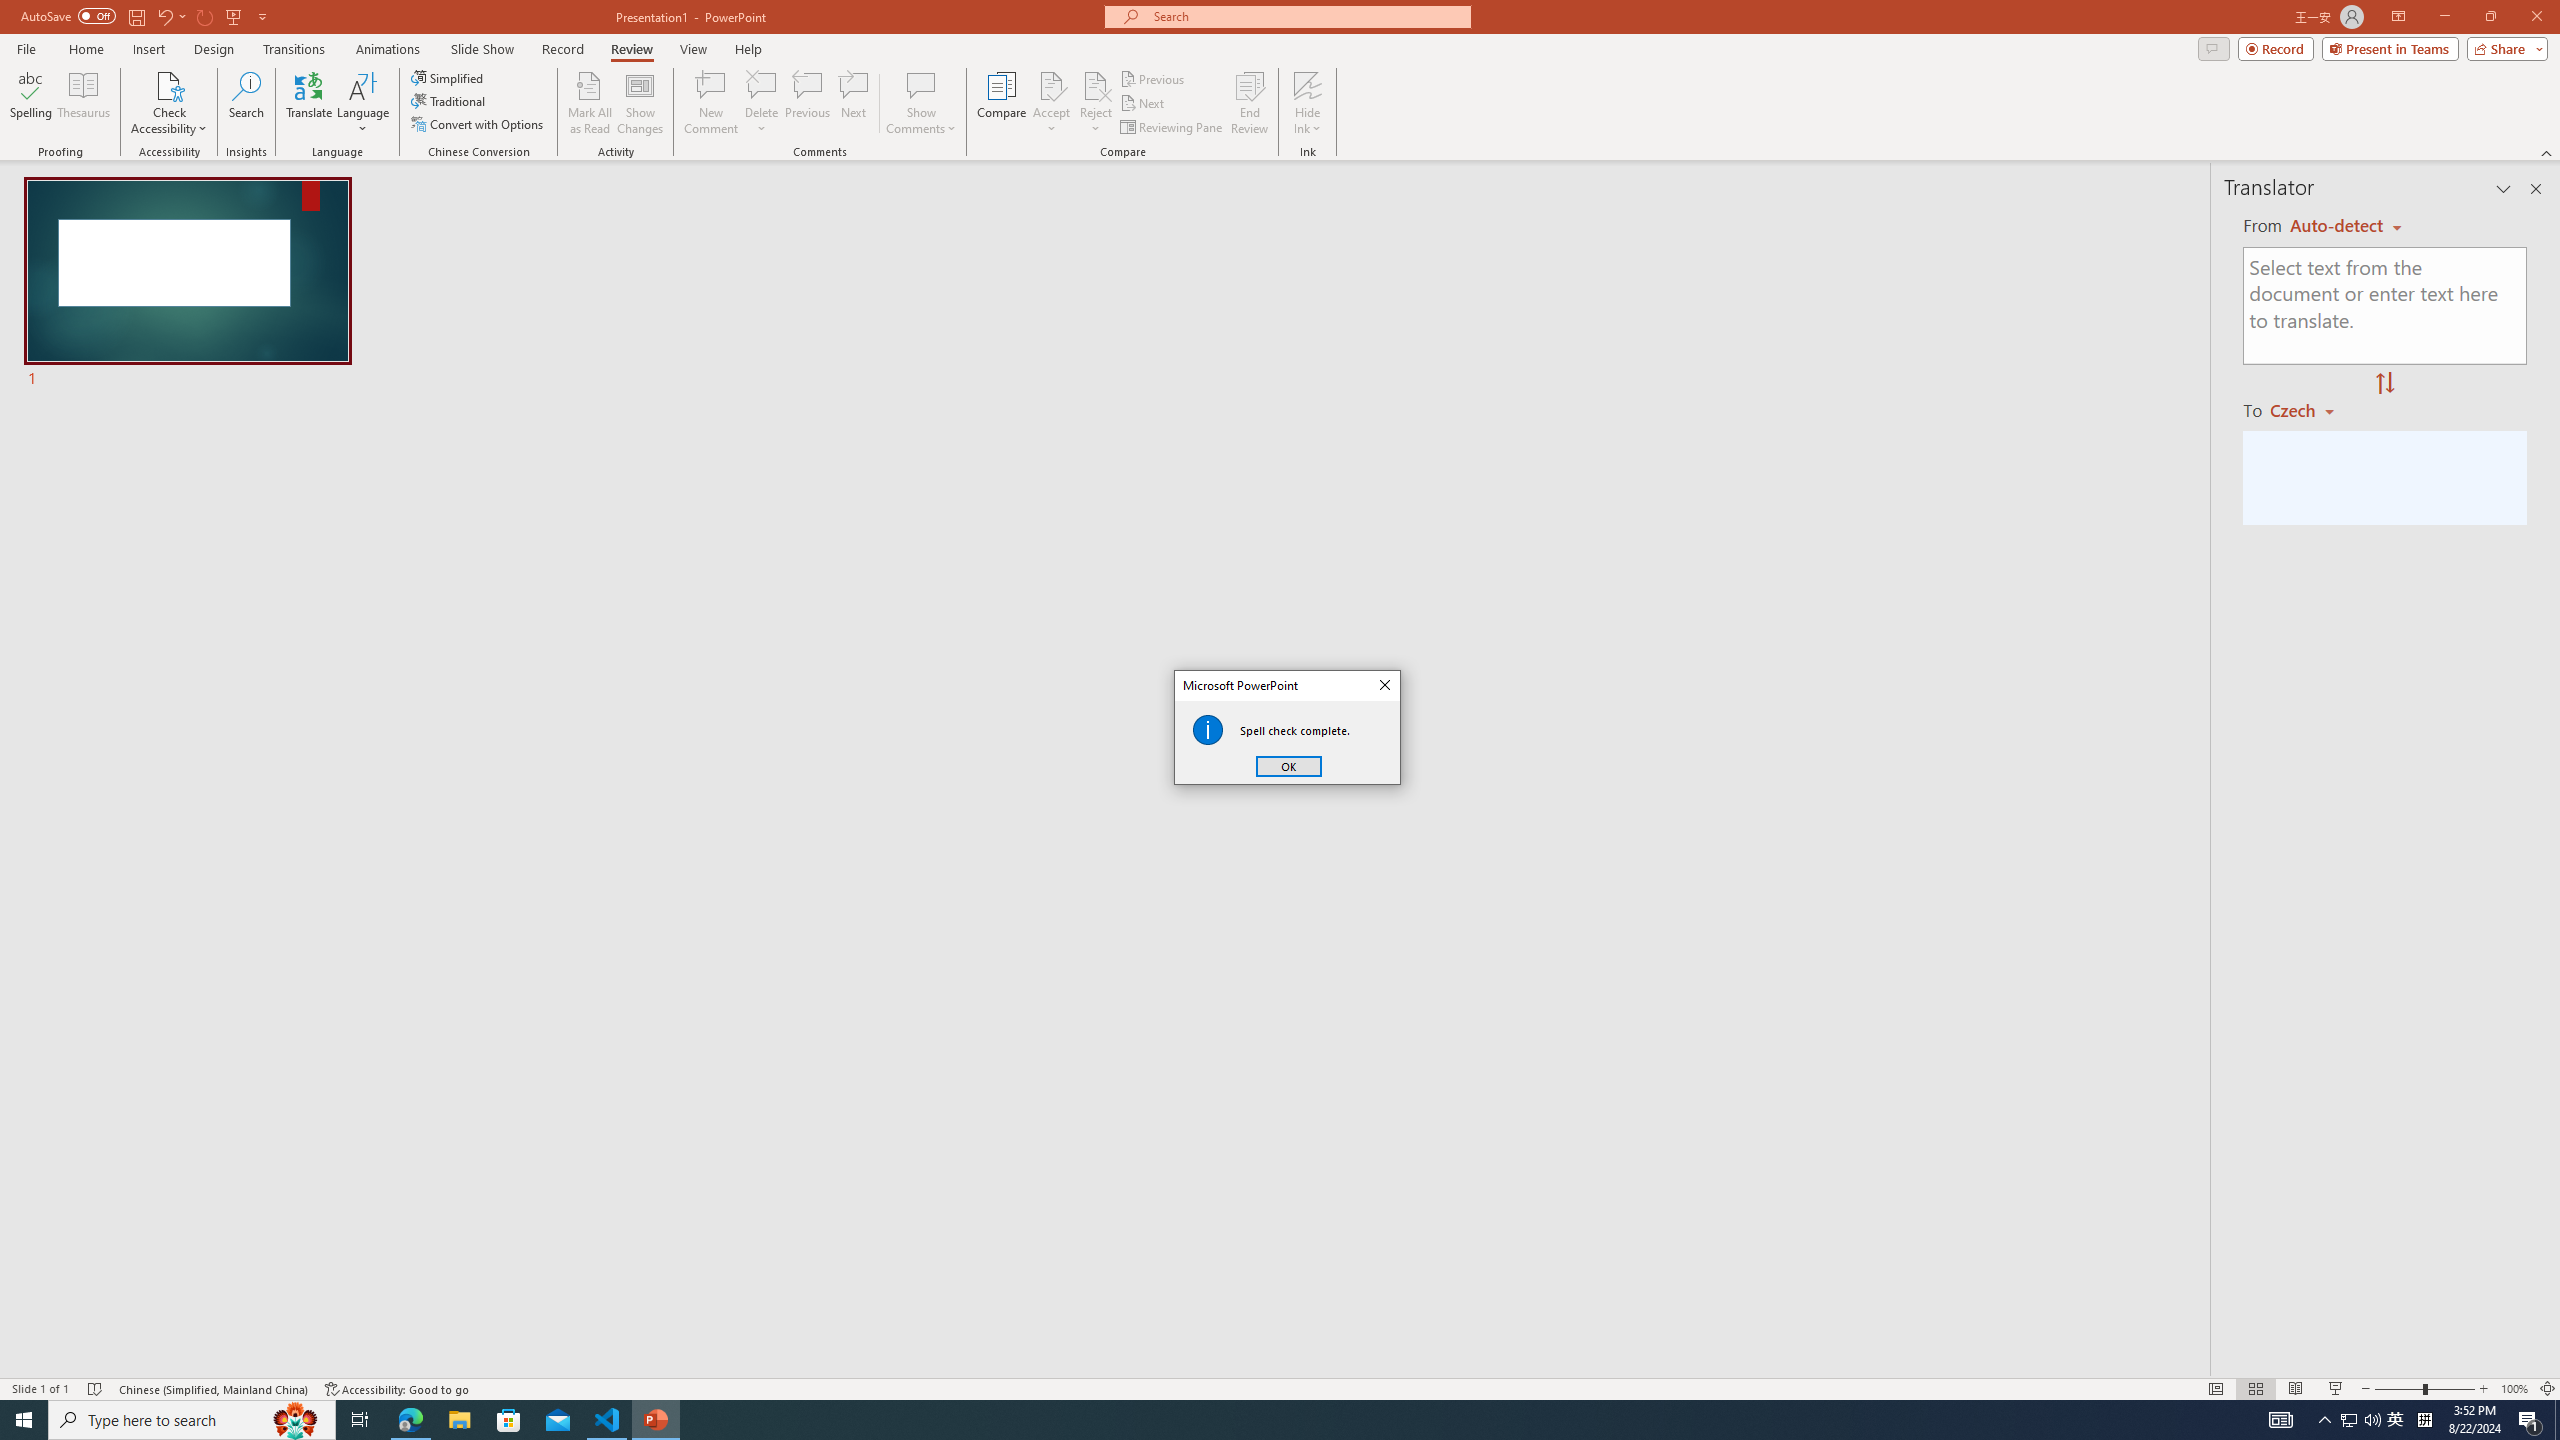 This screenshot has height=1440, width=2560. What do you see at coordinates (1248, 103) in the screenshot?
I see `'End Review'` at bounding box center [1248, 103].